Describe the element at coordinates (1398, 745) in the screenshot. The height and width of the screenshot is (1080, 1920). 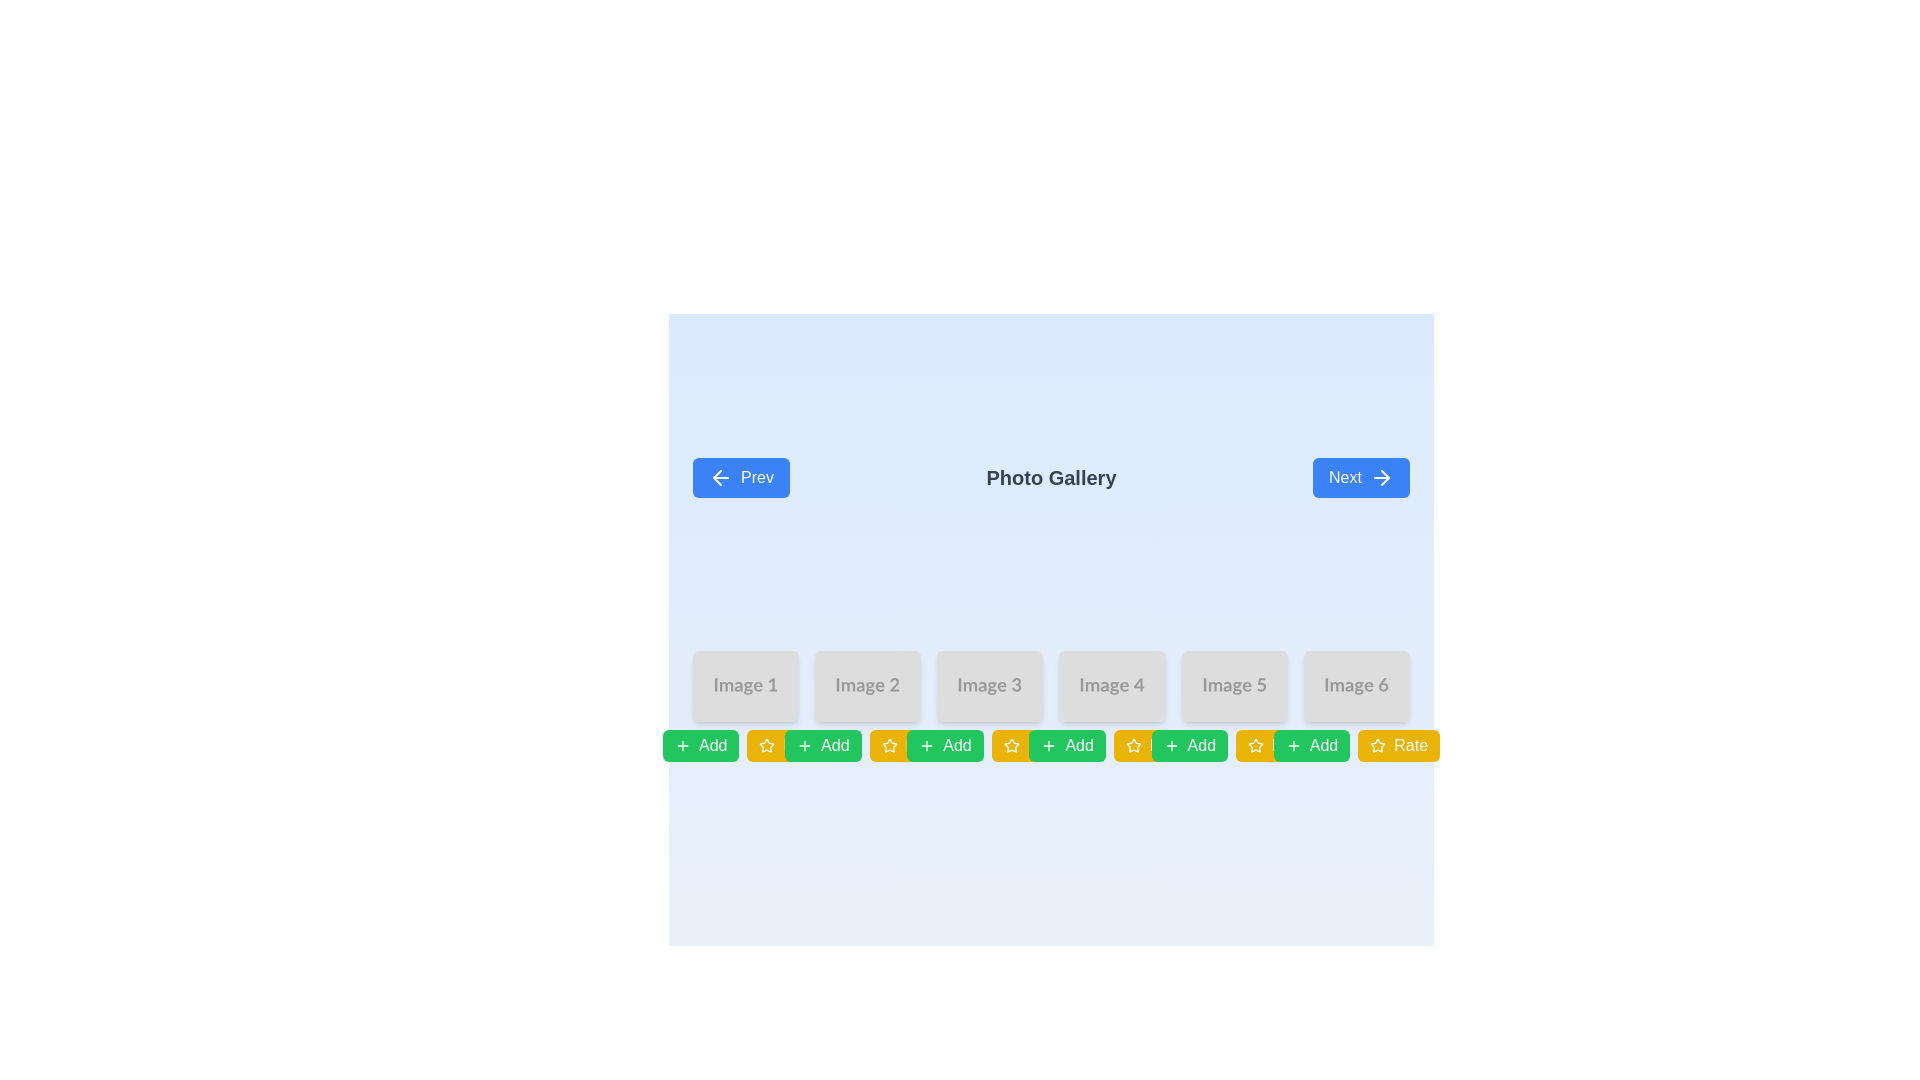
I see `the second button in the group below the sixth image in the photo gallery` at that location.